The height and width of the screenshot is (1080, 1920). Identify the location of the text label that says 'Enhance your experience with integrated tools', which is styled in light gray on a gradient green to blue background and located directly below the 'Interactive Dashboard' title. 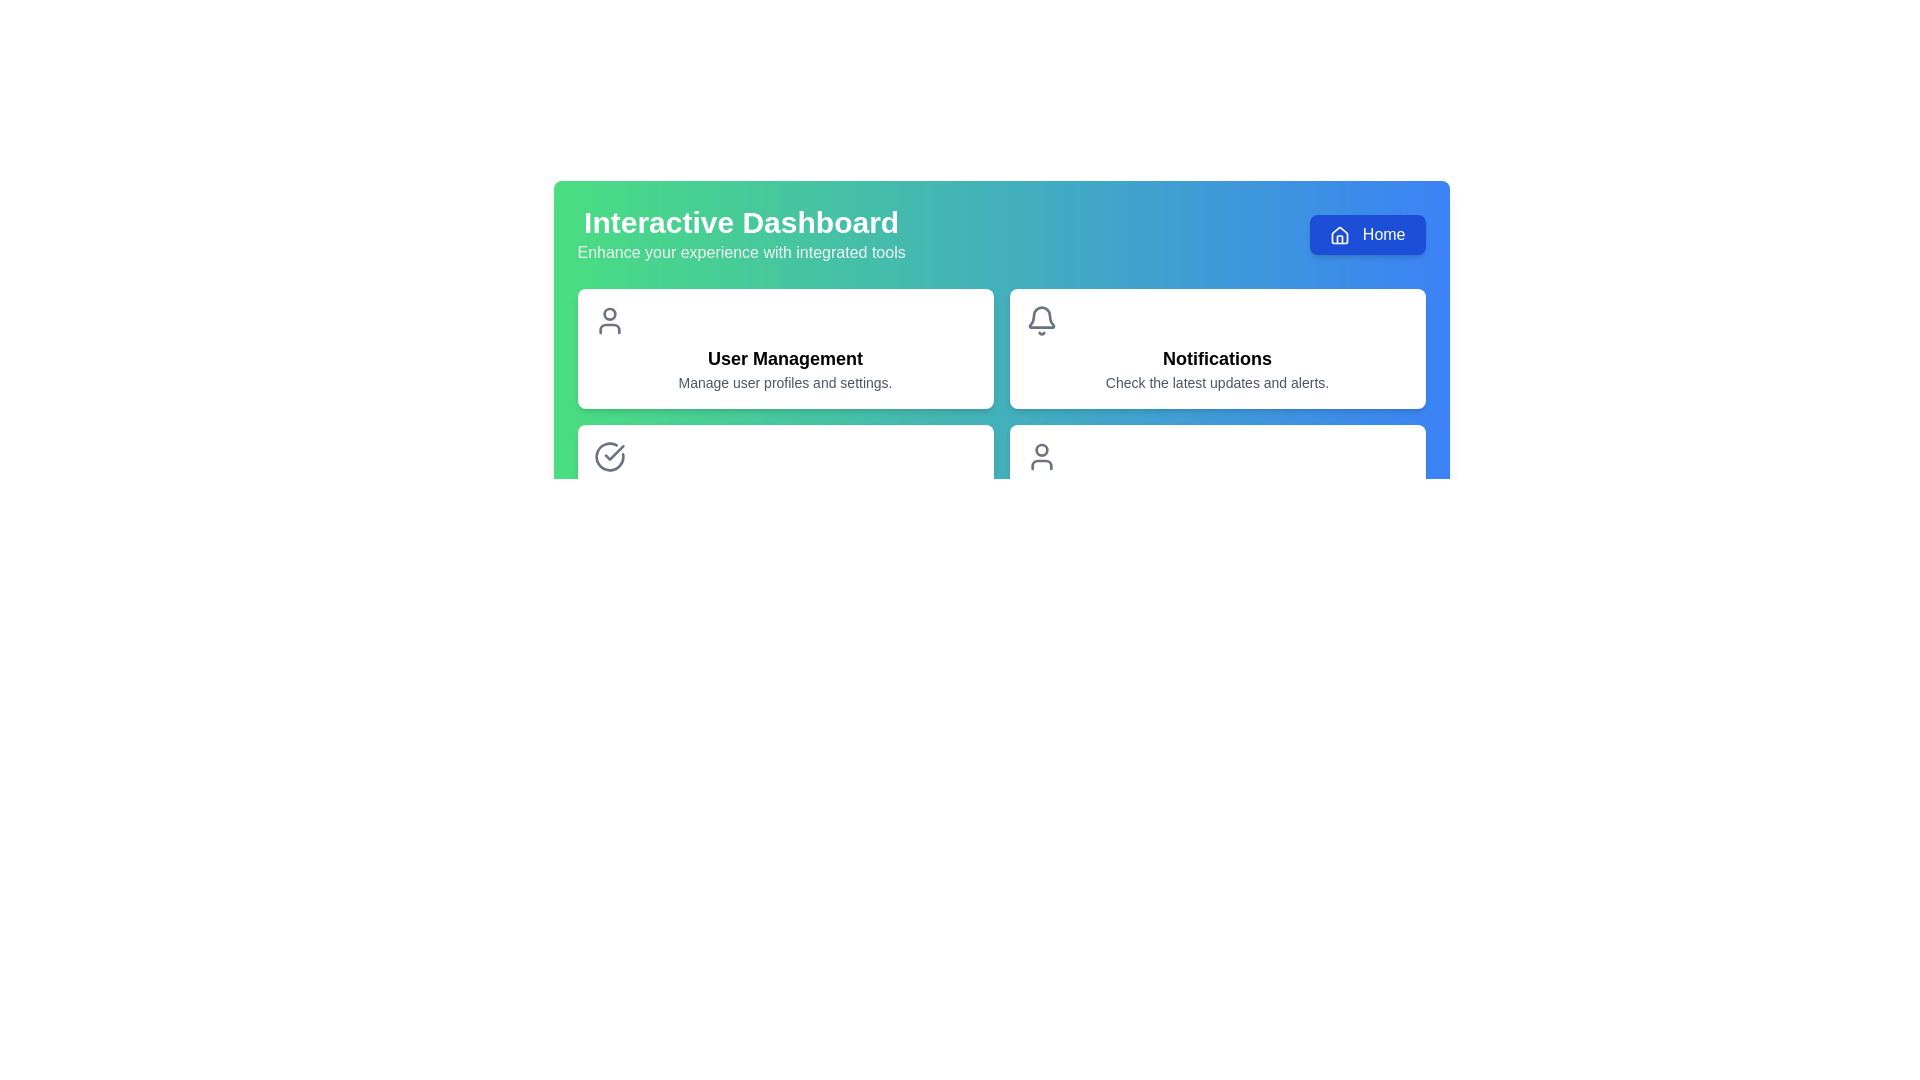
(740, 252).